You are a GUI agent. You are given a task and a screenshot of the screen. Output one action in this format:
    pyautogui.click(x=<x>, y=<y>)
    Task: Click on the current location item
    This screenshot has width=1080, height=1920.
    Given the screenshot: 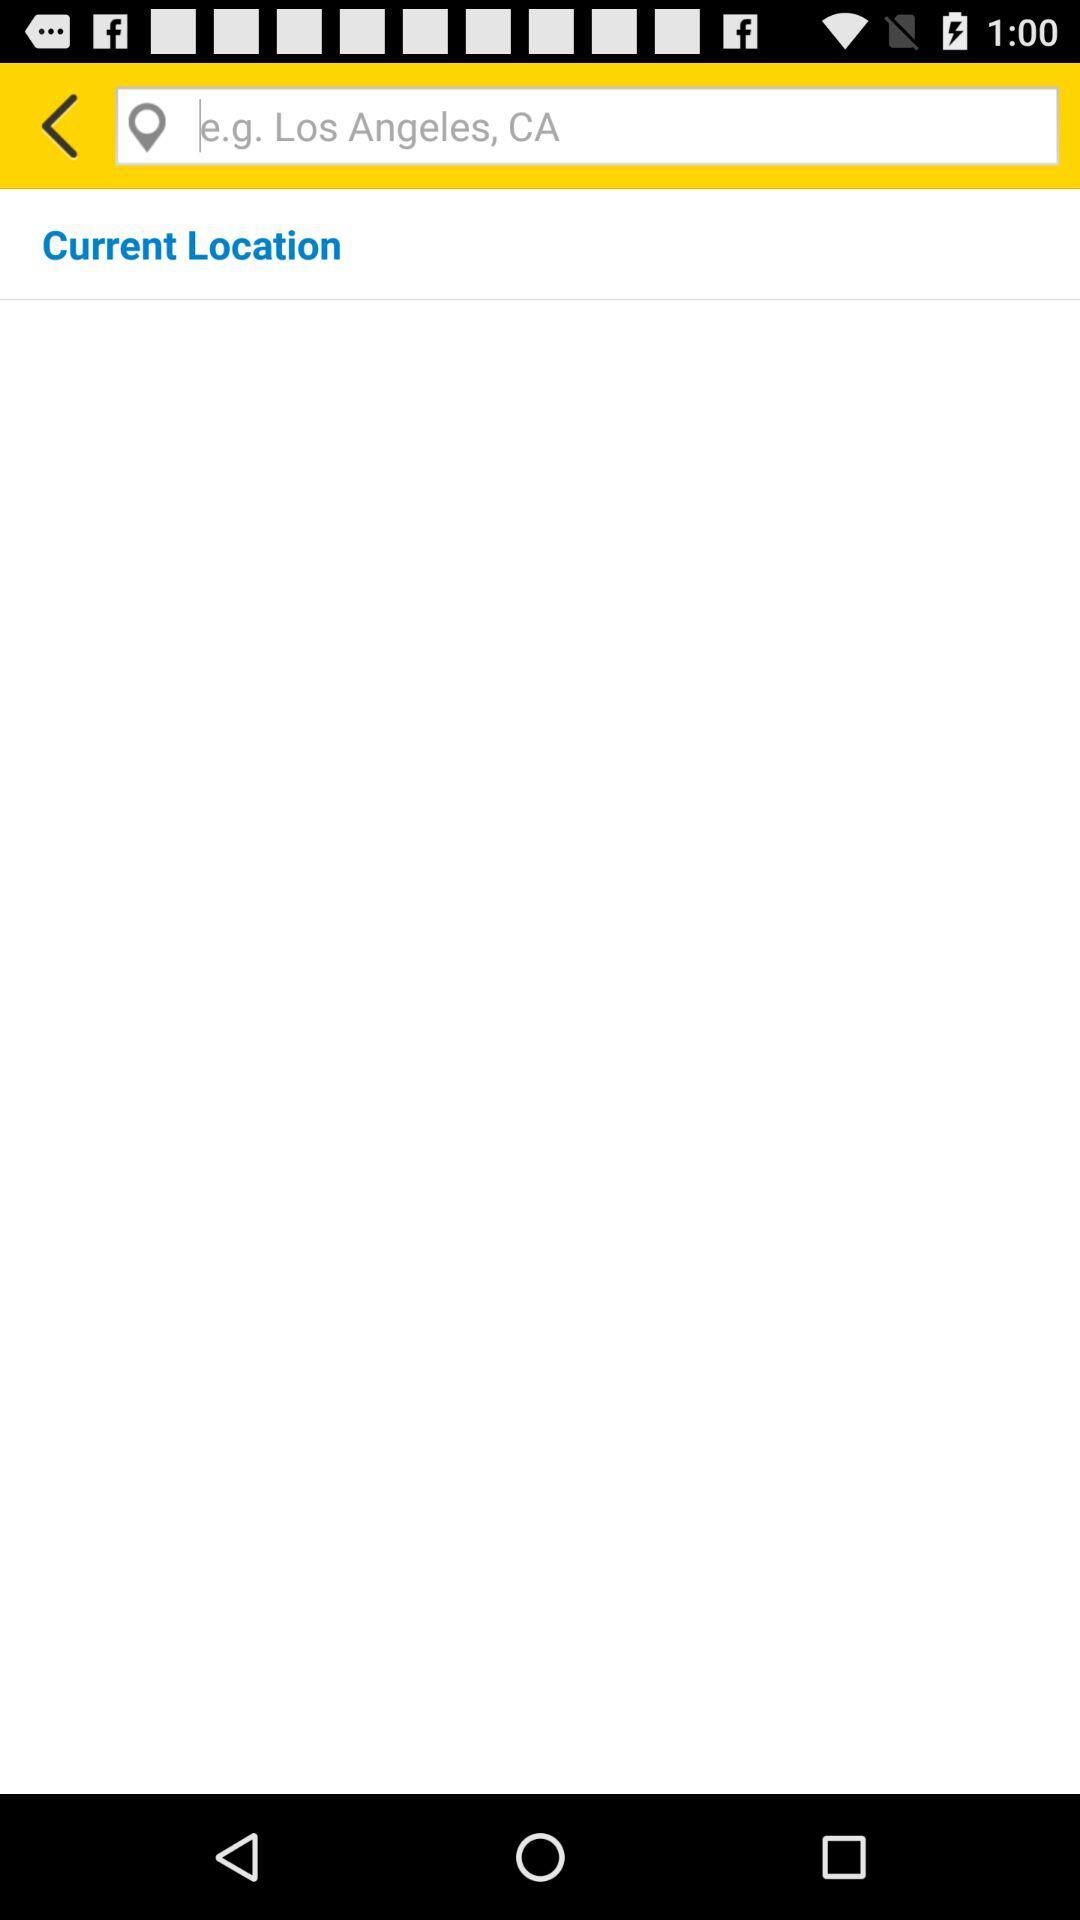 What is the action you would take?
    pyautogui.click(x=192, y=243)
    